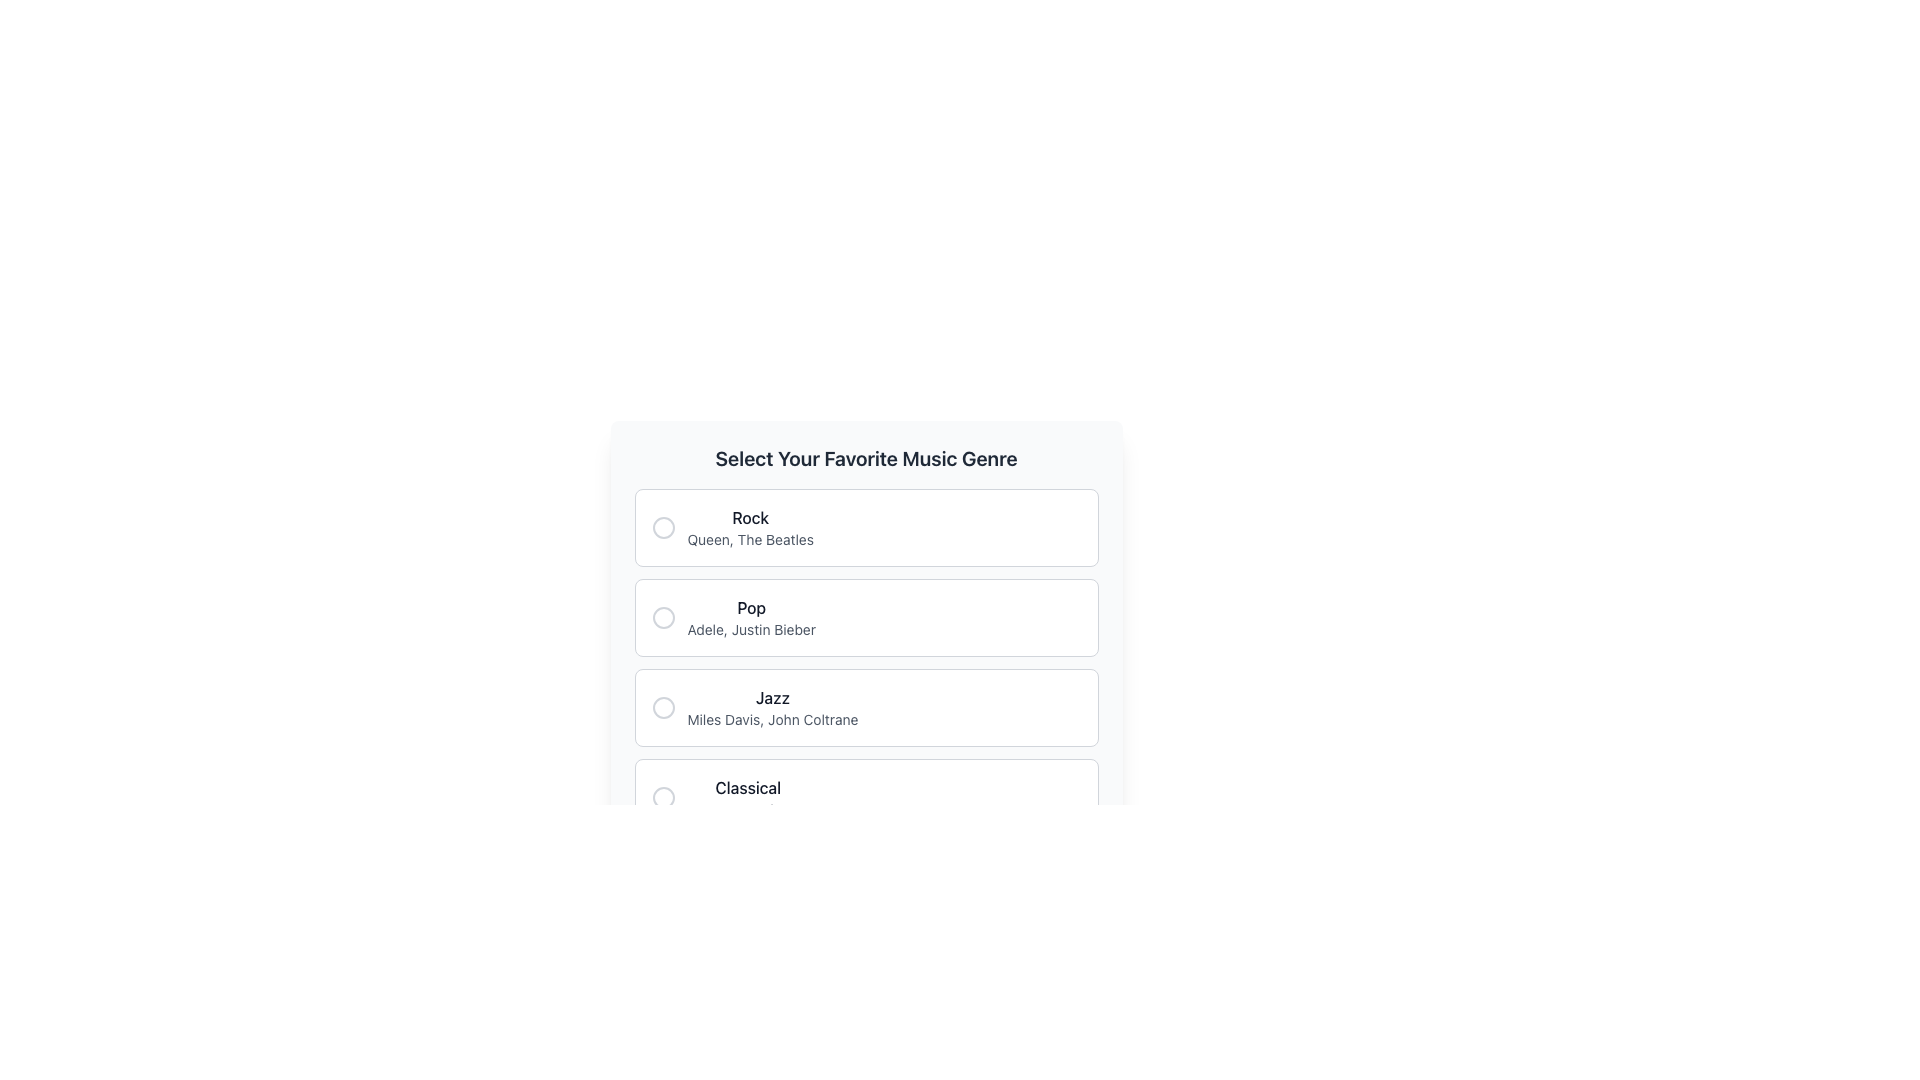 This screenshot has width=1920, height=1080. What do you see at coordinates (663, 527) in the screenshot?
I see `the radio button representing the 'Rock' option in the music genre selection list` at bounding box center [663, 527].